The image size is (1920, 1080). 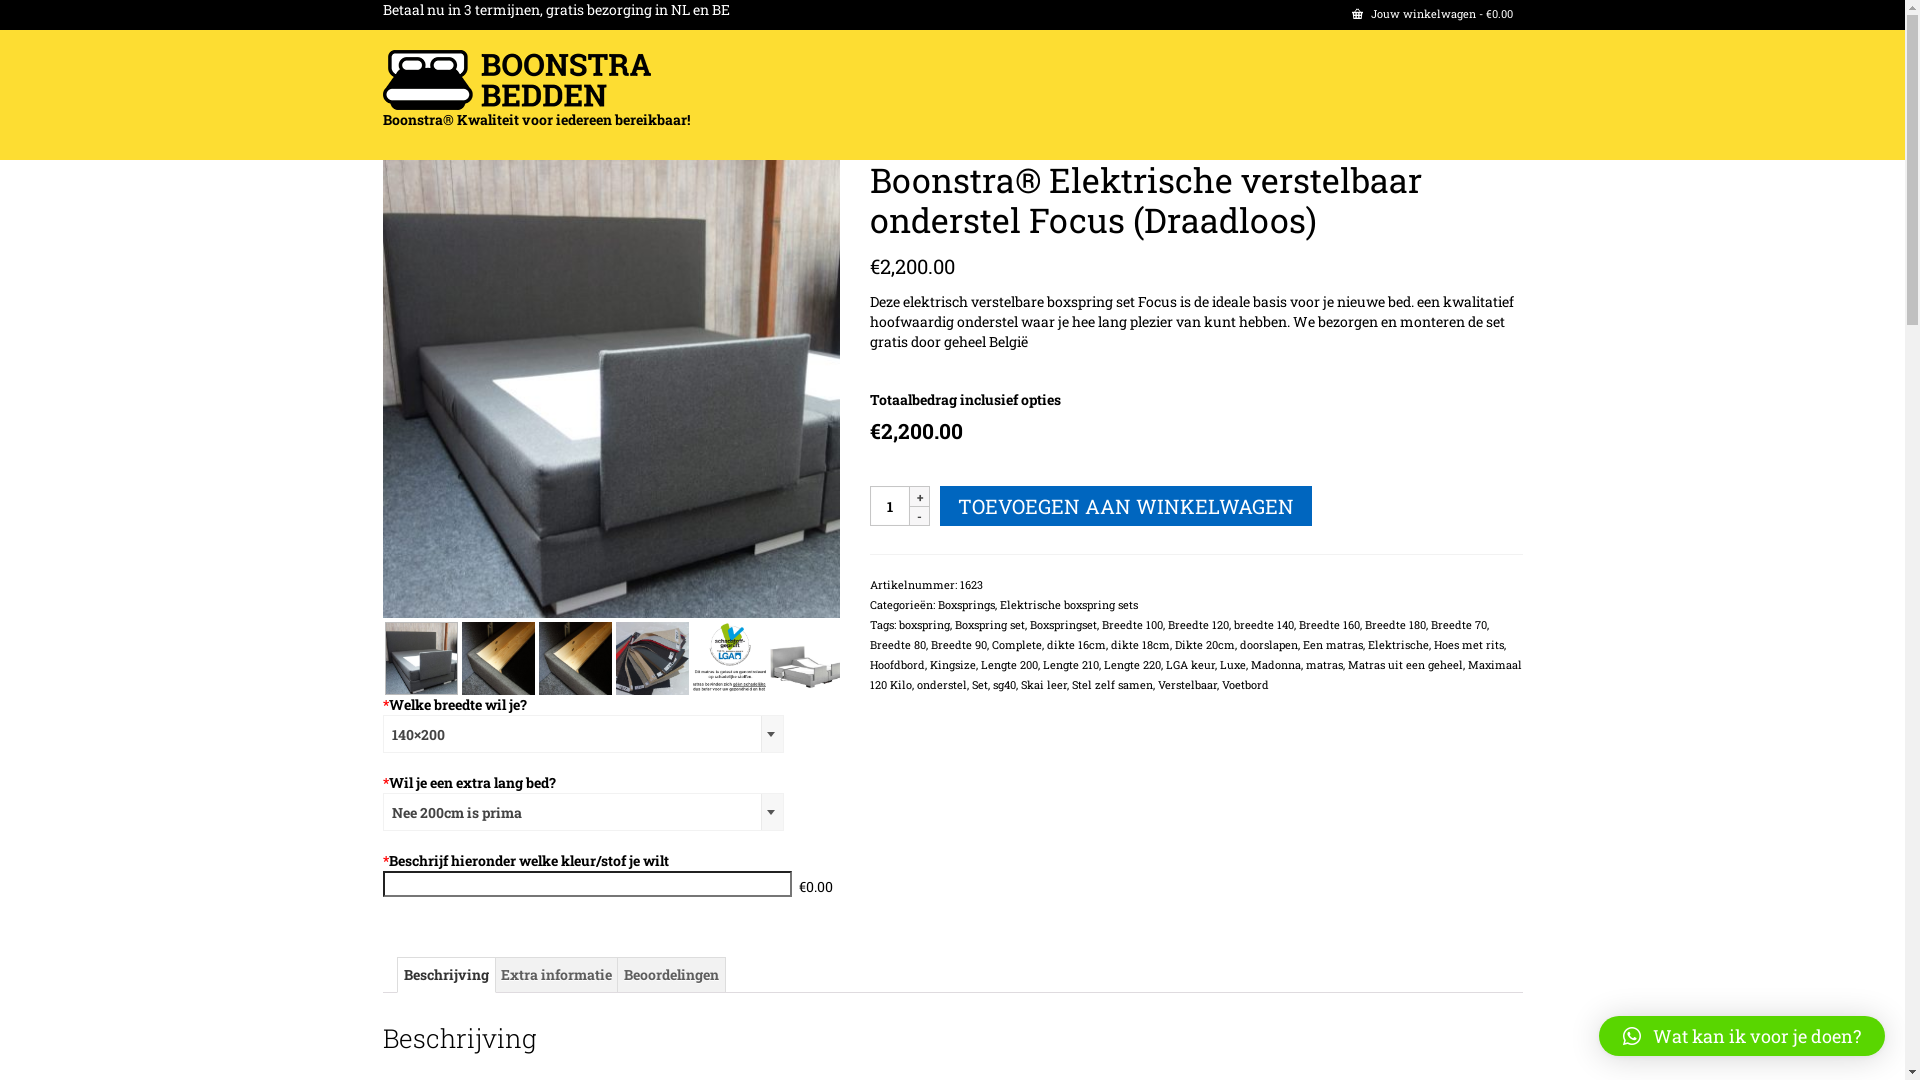 I want to click on 'Boxspring set', so click(x=989, y=623).